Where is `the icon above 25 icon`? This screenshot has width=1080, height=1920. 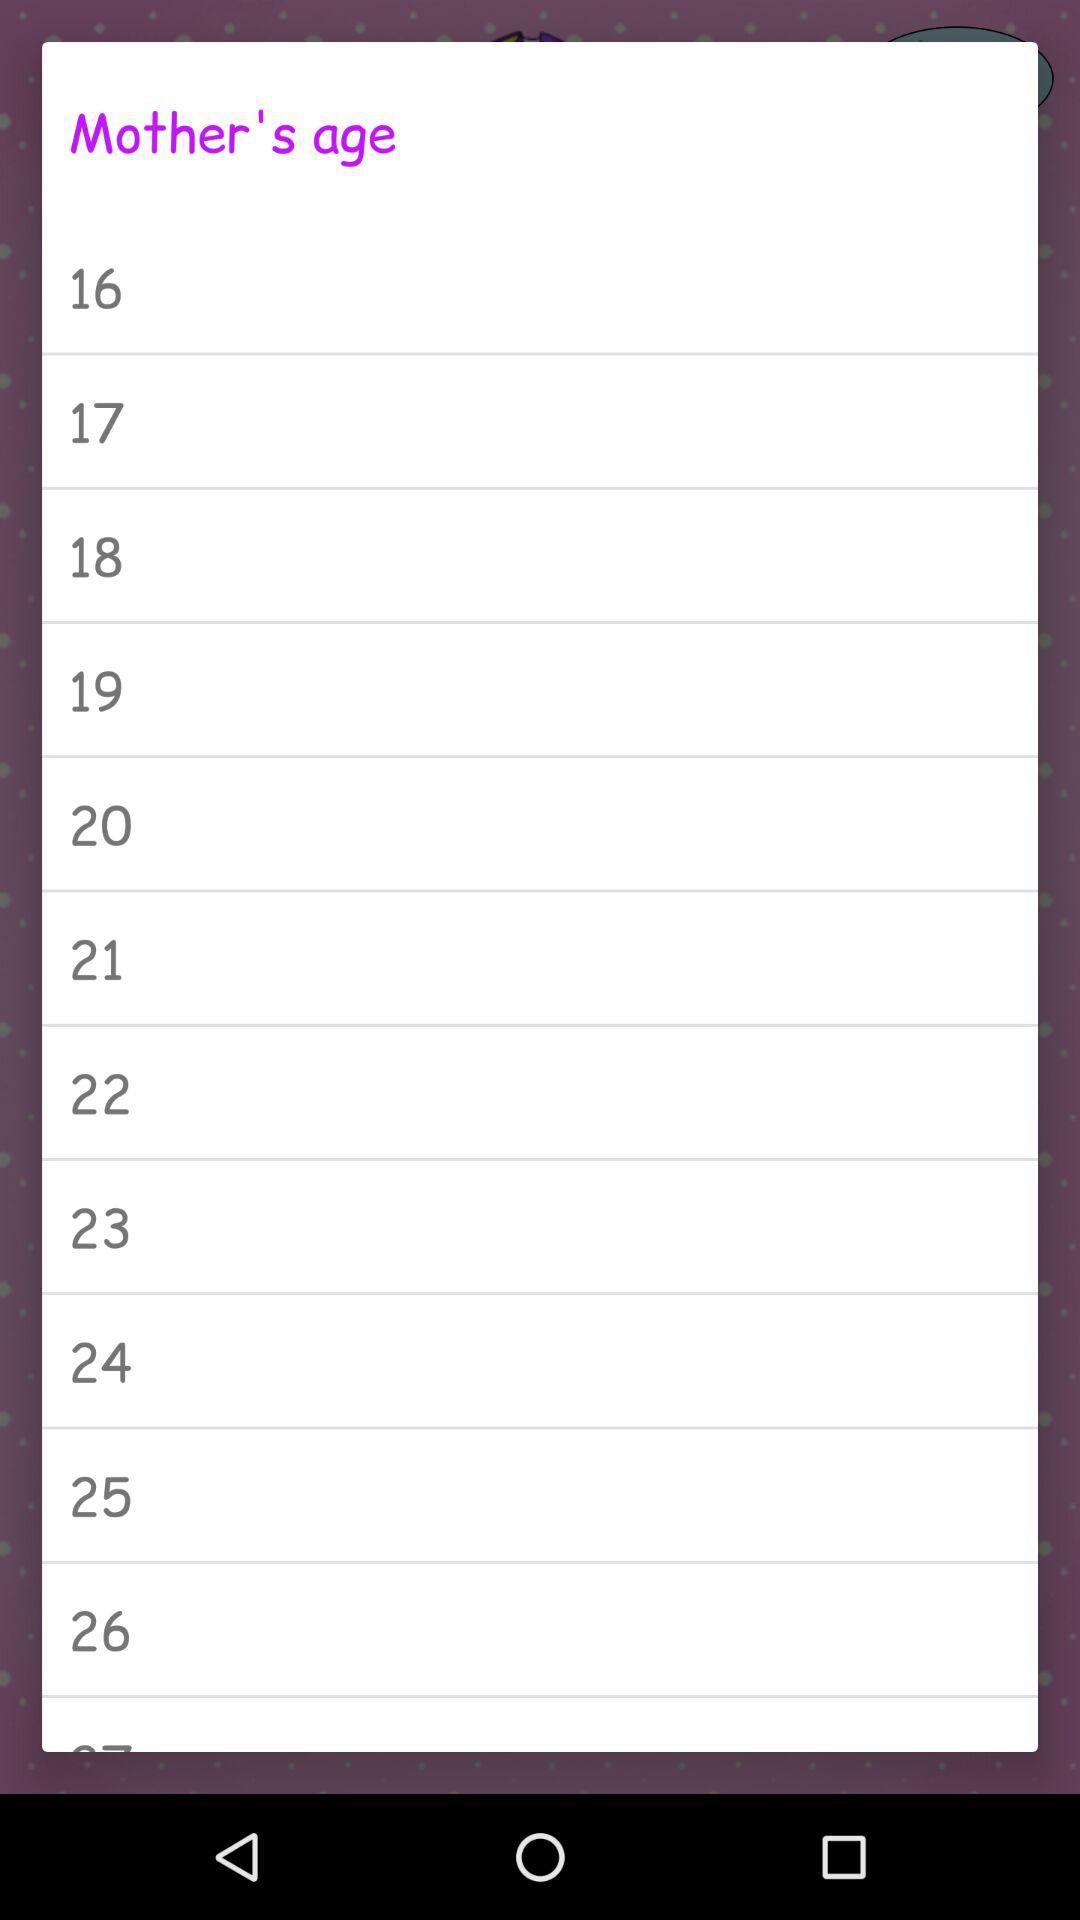 the icon above 25 icon is located at coordinates (540, 1360).